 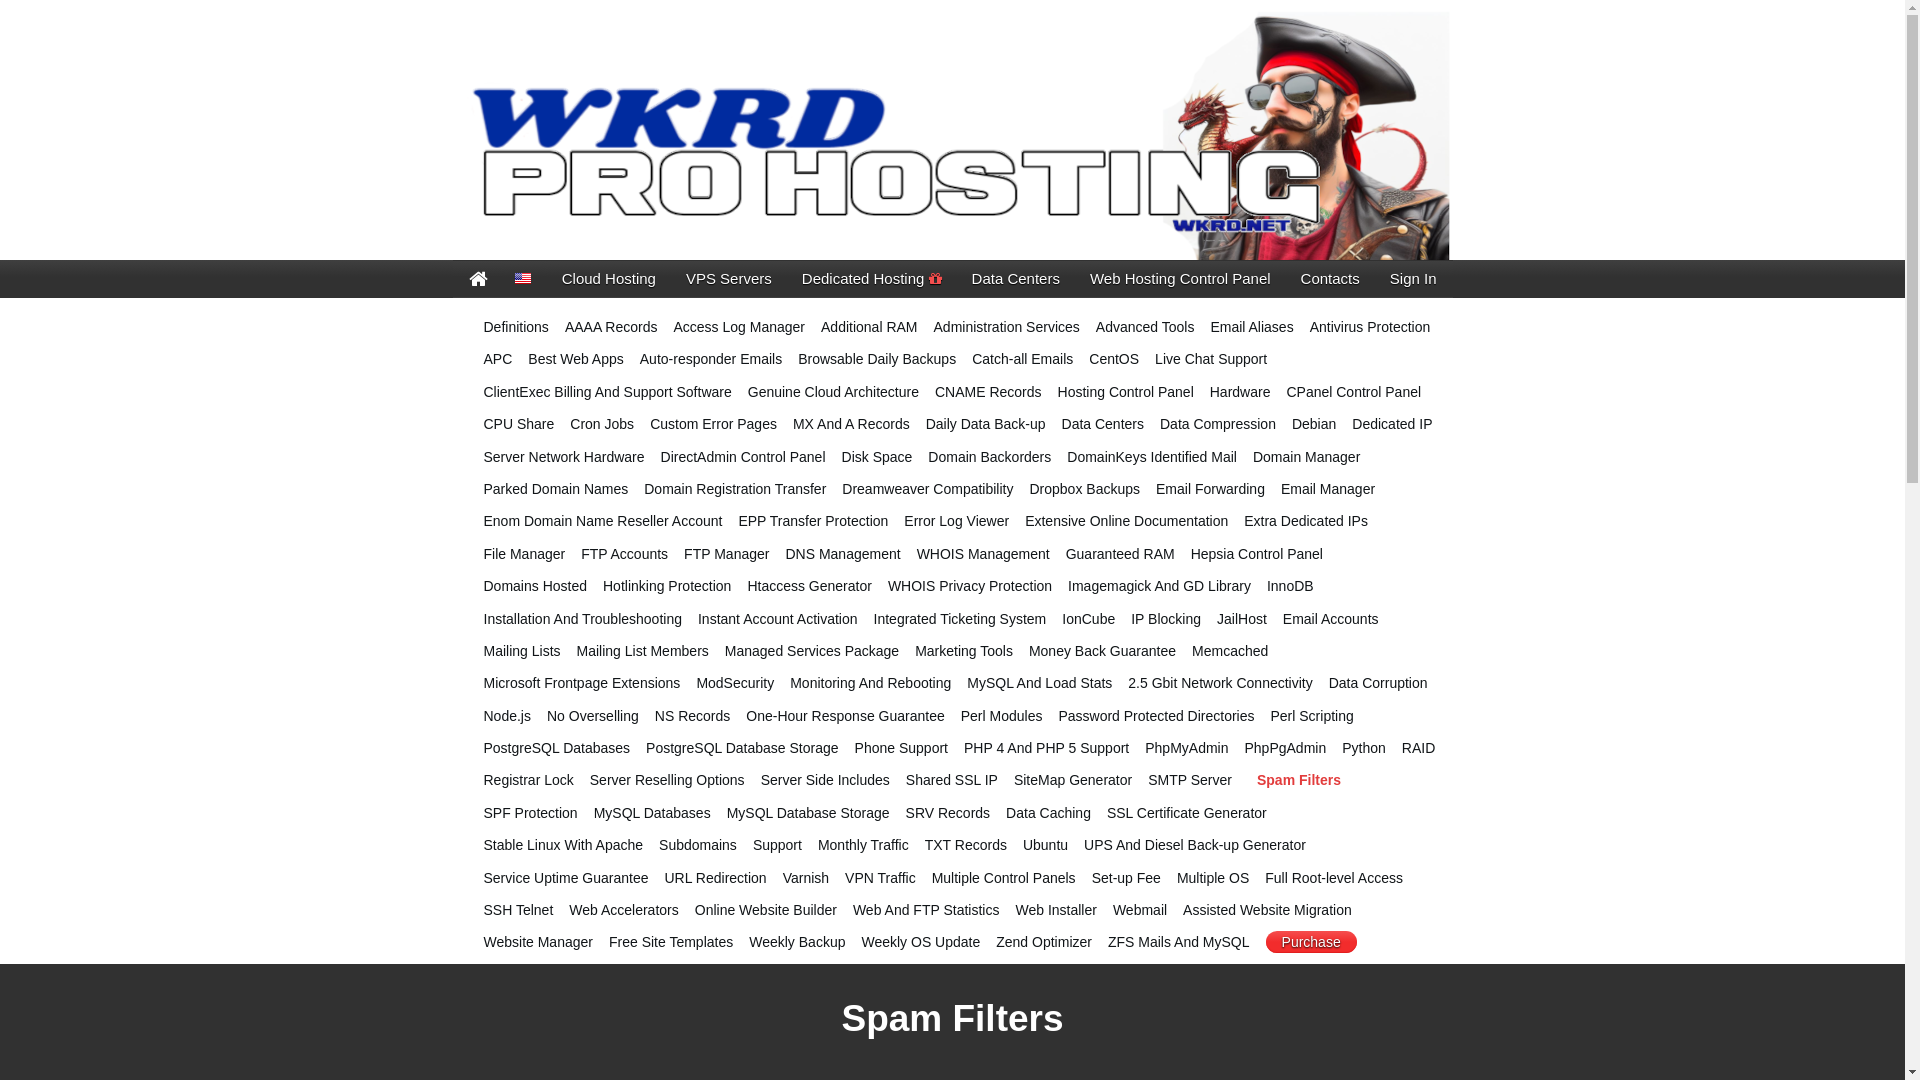 I want to click on 'Online Website Builder', so click(x=695, y=910).